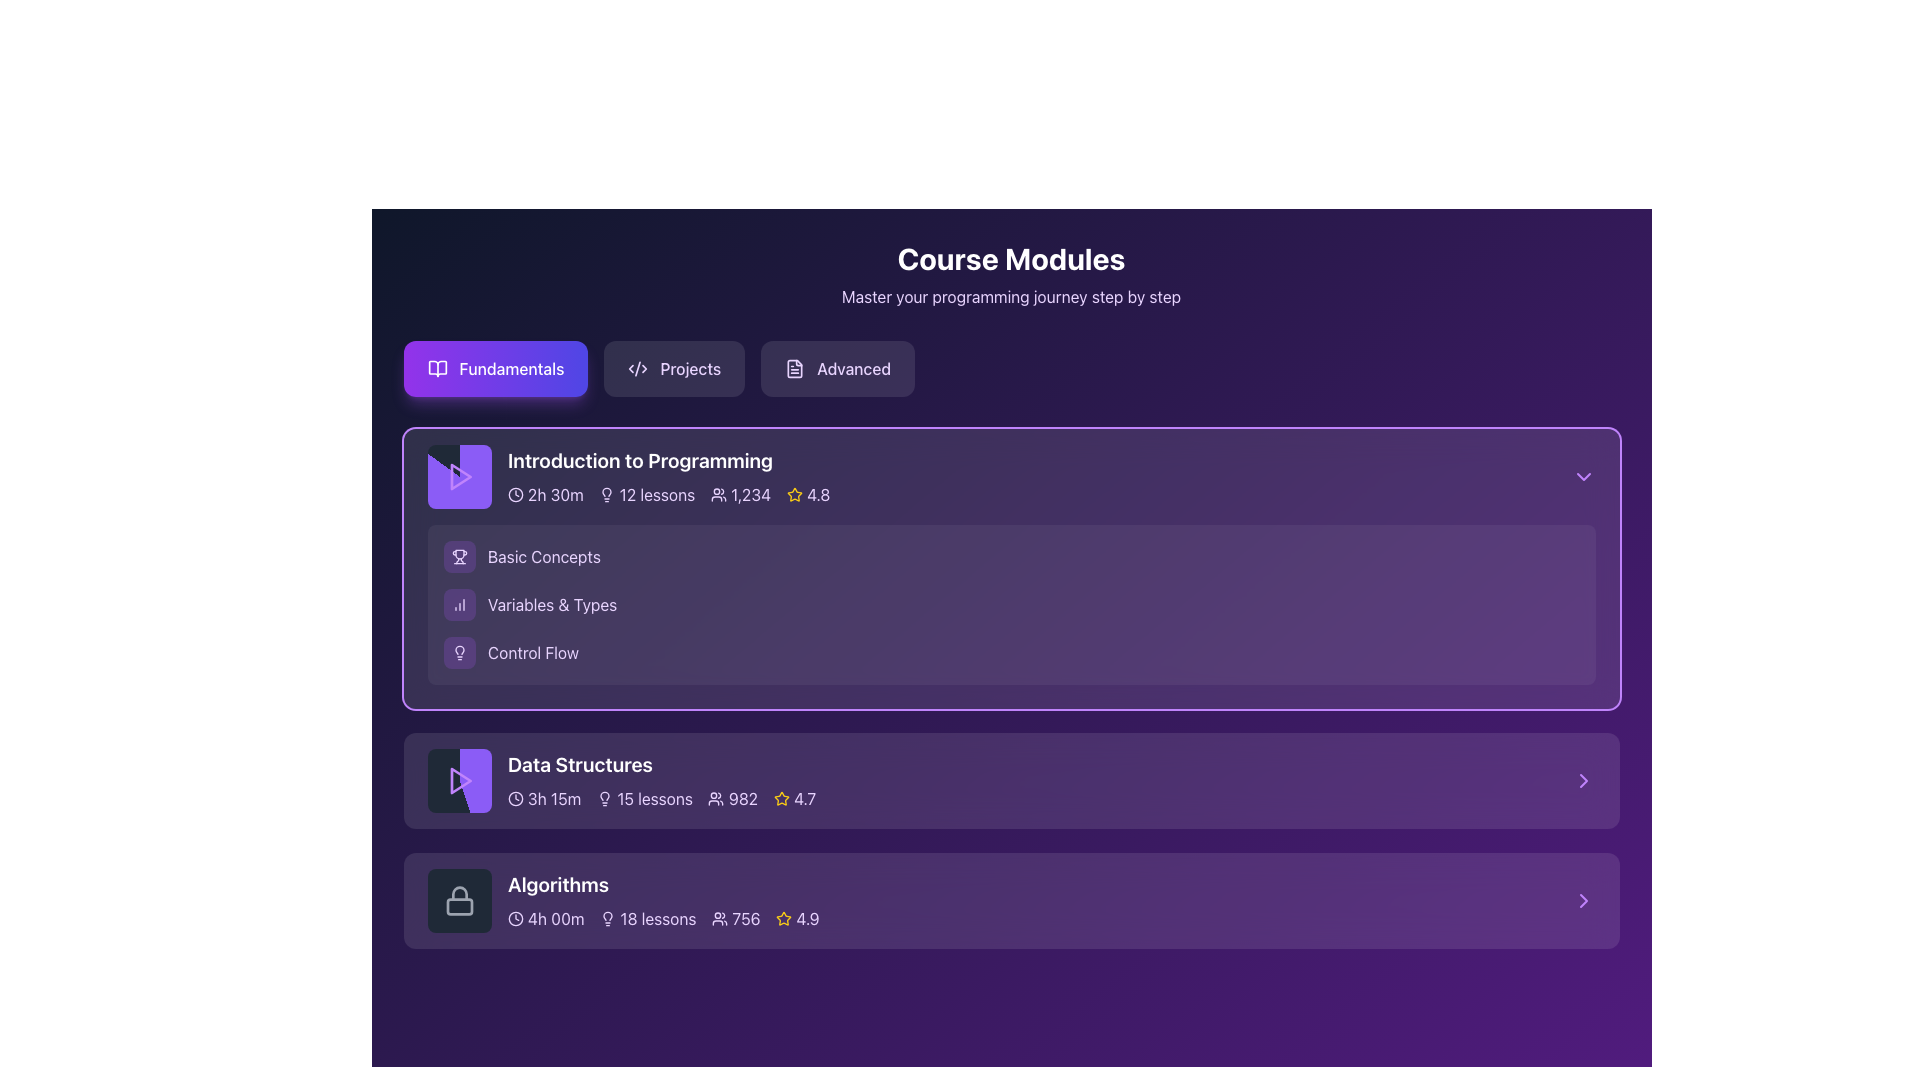 This screenshot has height=1080, width=1920. I want to click on information displayed in the course module summary panel for 'Algorithms', which includes details such as duration, number of lessons, number of students enrolled, and course rating, so click(663, 901).